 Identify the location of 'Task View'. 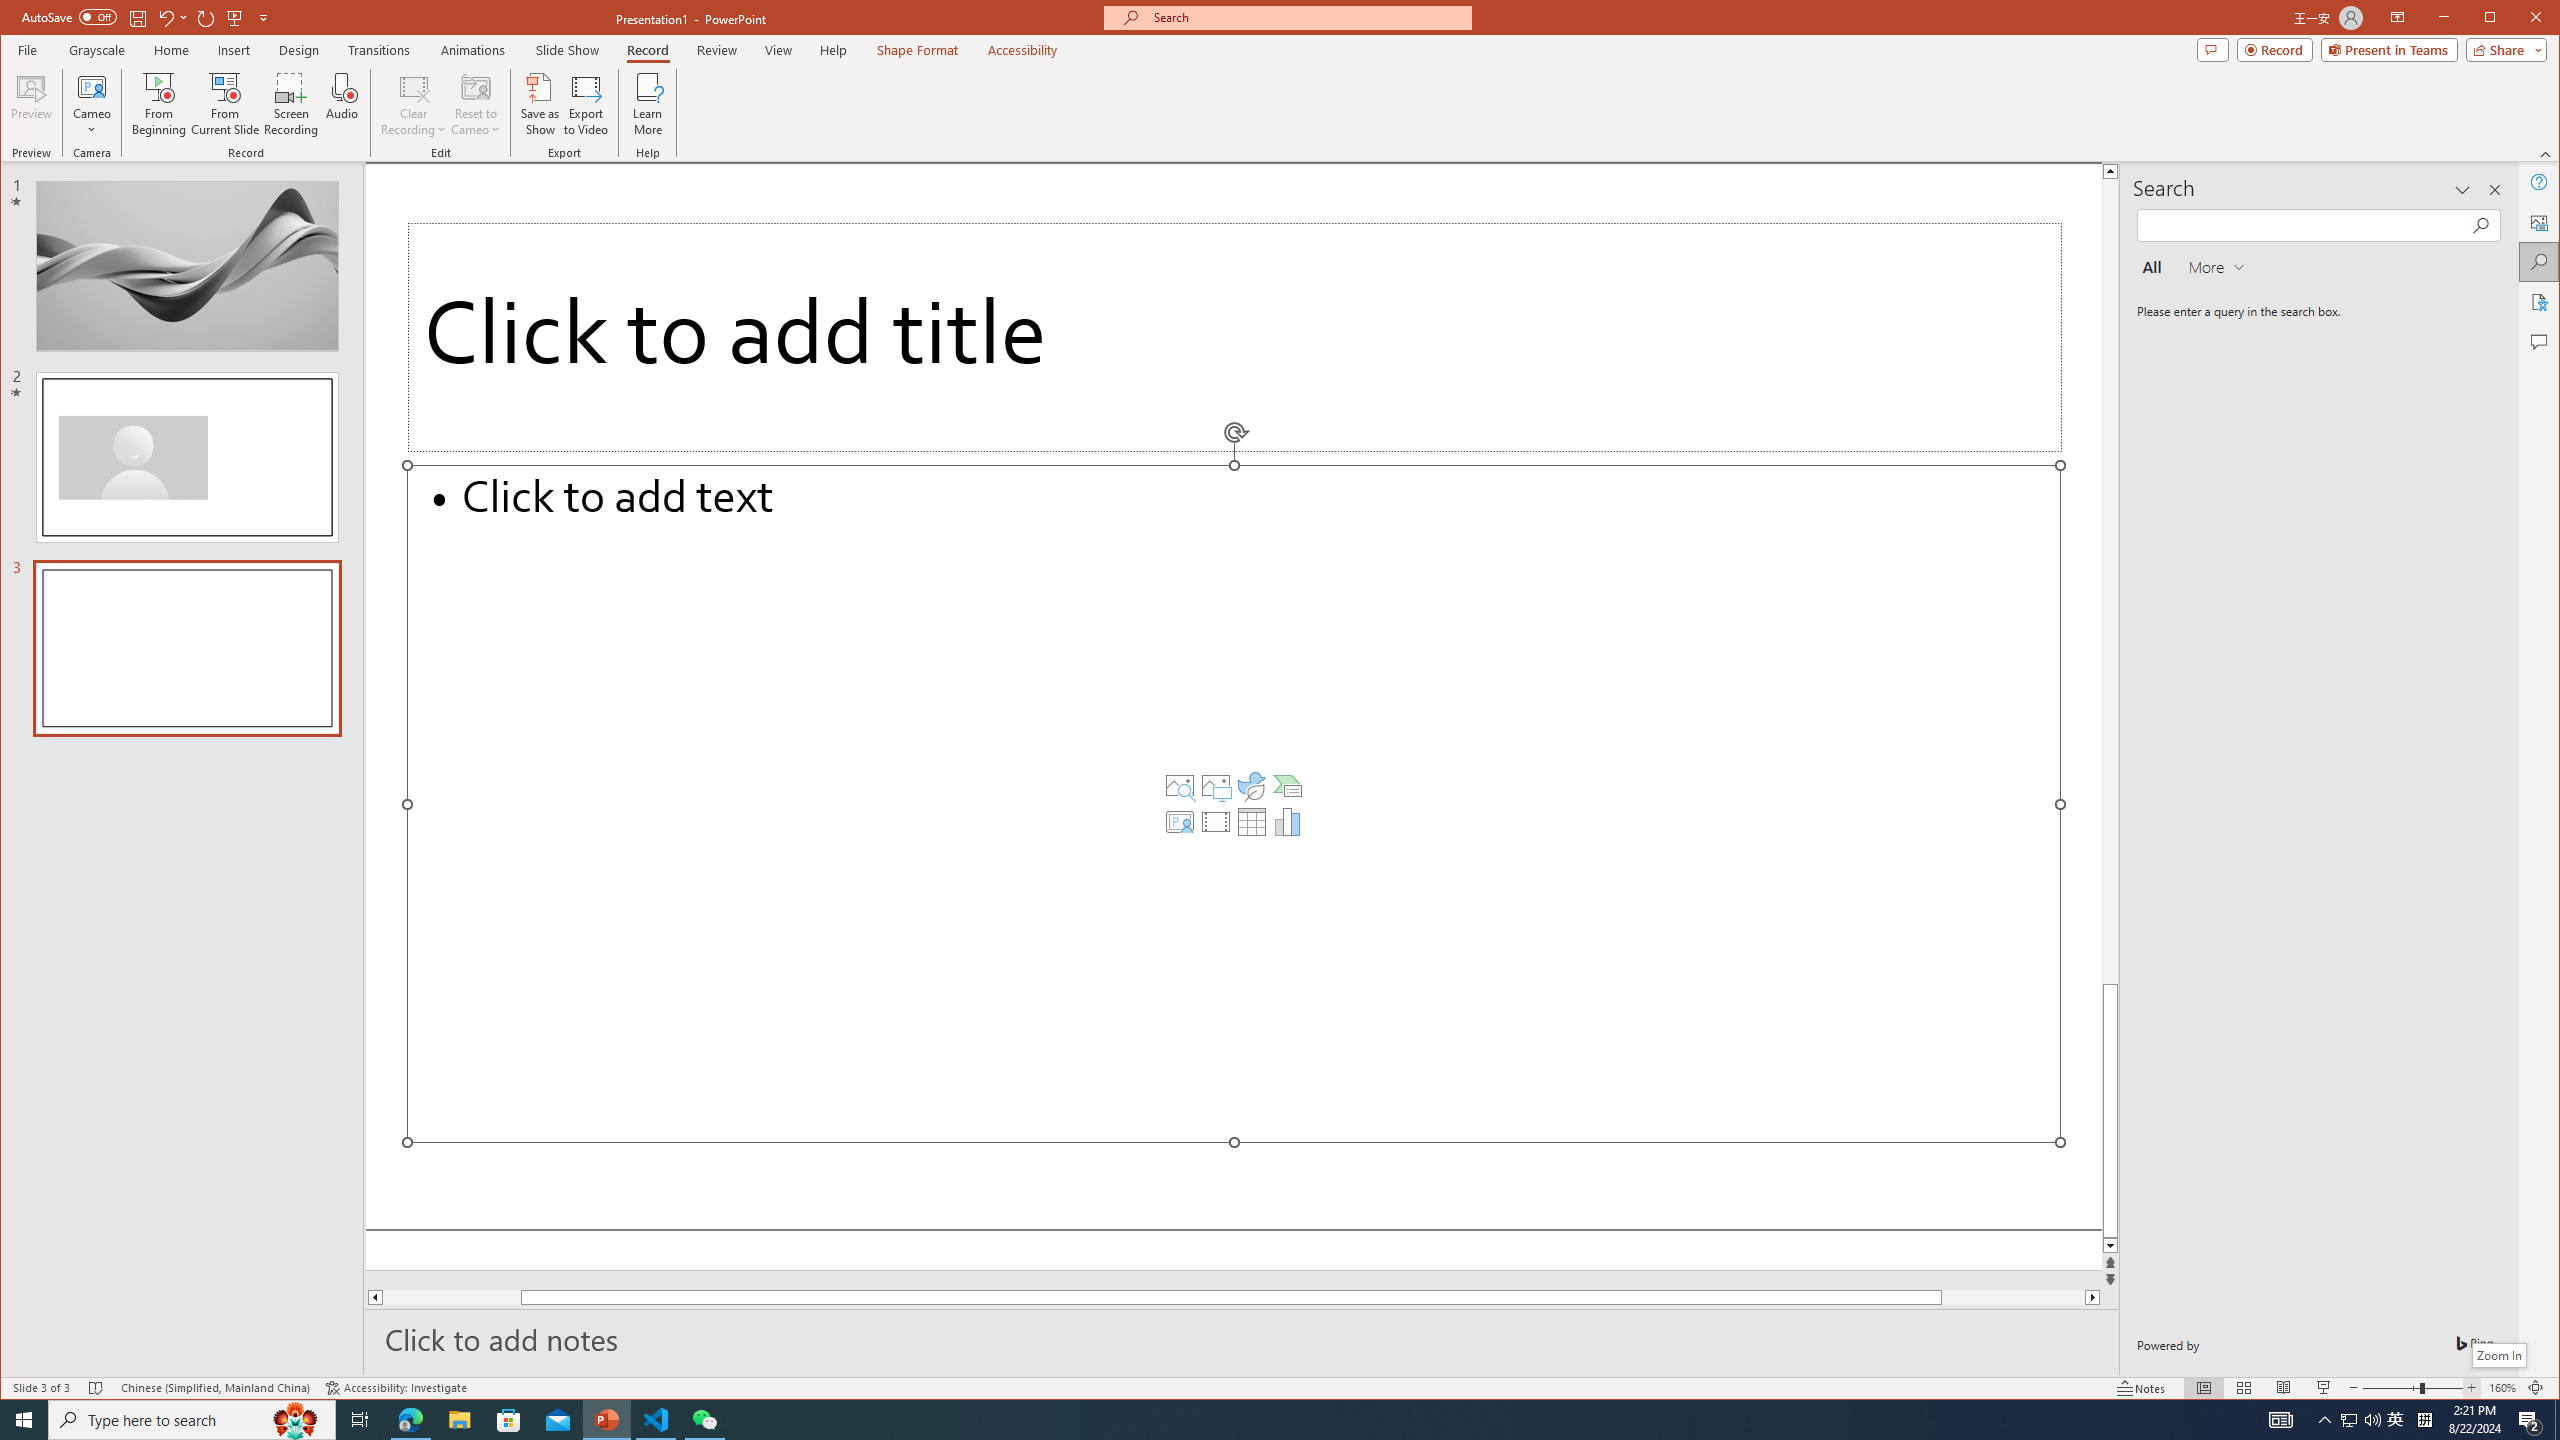
(358, 1418).